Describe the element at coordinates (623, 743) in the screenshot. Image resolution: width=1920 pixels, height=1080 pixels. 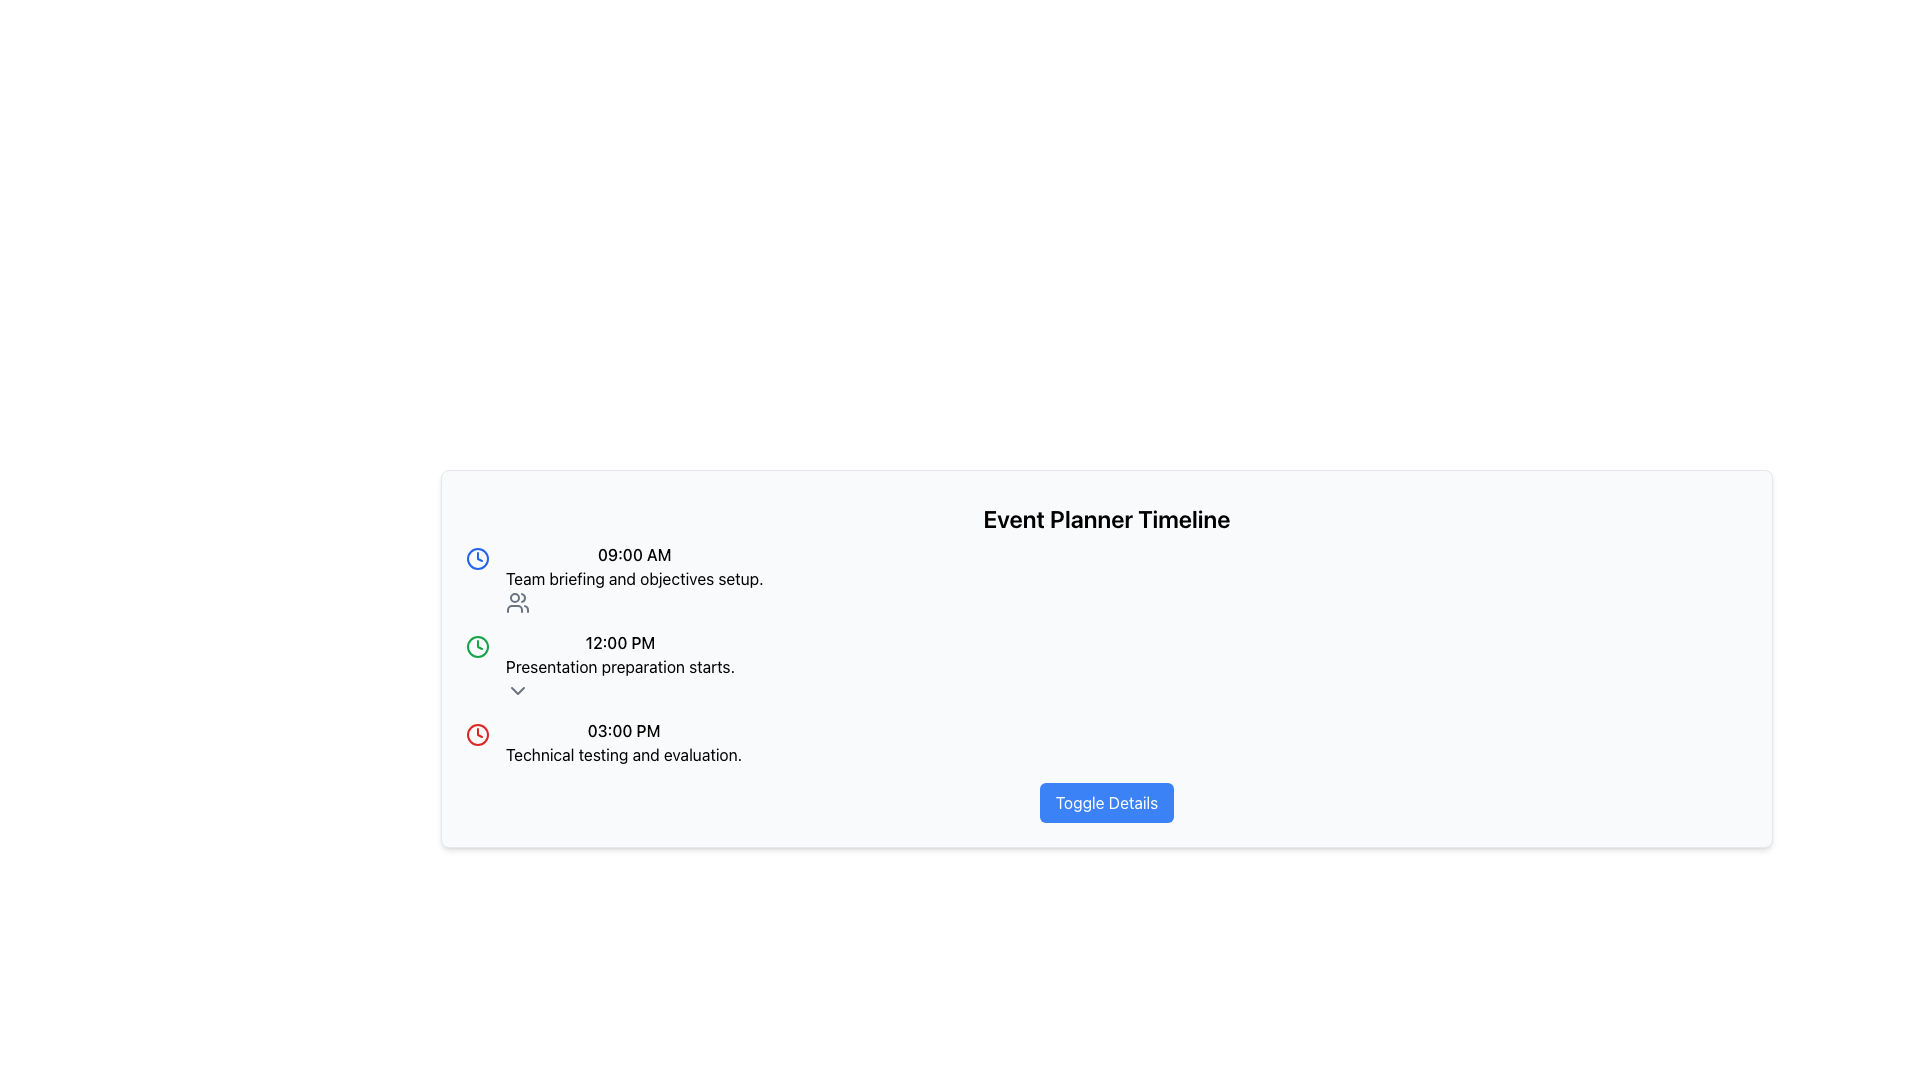
I see `the description of the third Timeline event item, which is located below '12:00 PM Presentation preparation starts' and above subsequent entries, indicated by a red clock icon` at that location.